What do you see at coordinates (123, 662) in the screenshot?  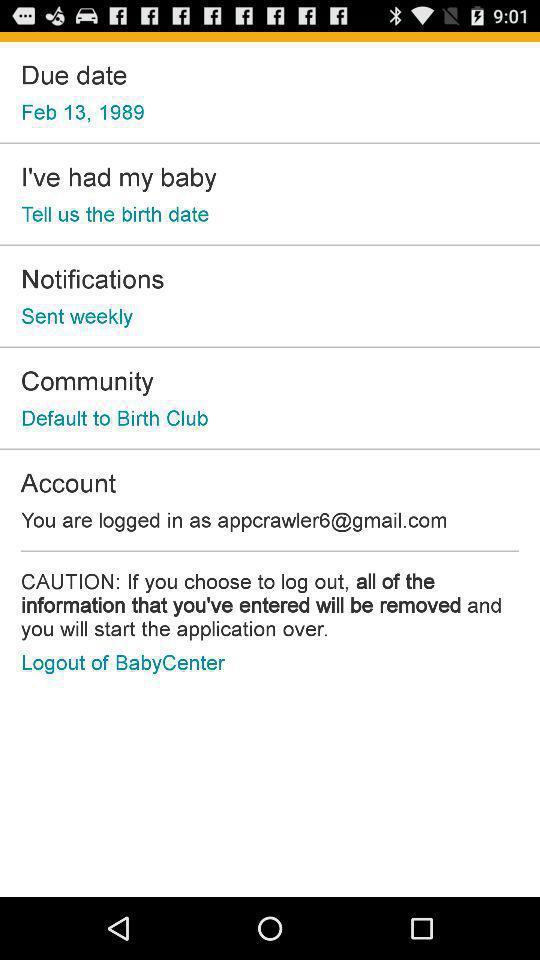 I see `the logout of babycenter at the bottom left corner` at bounding box center [123, 662].